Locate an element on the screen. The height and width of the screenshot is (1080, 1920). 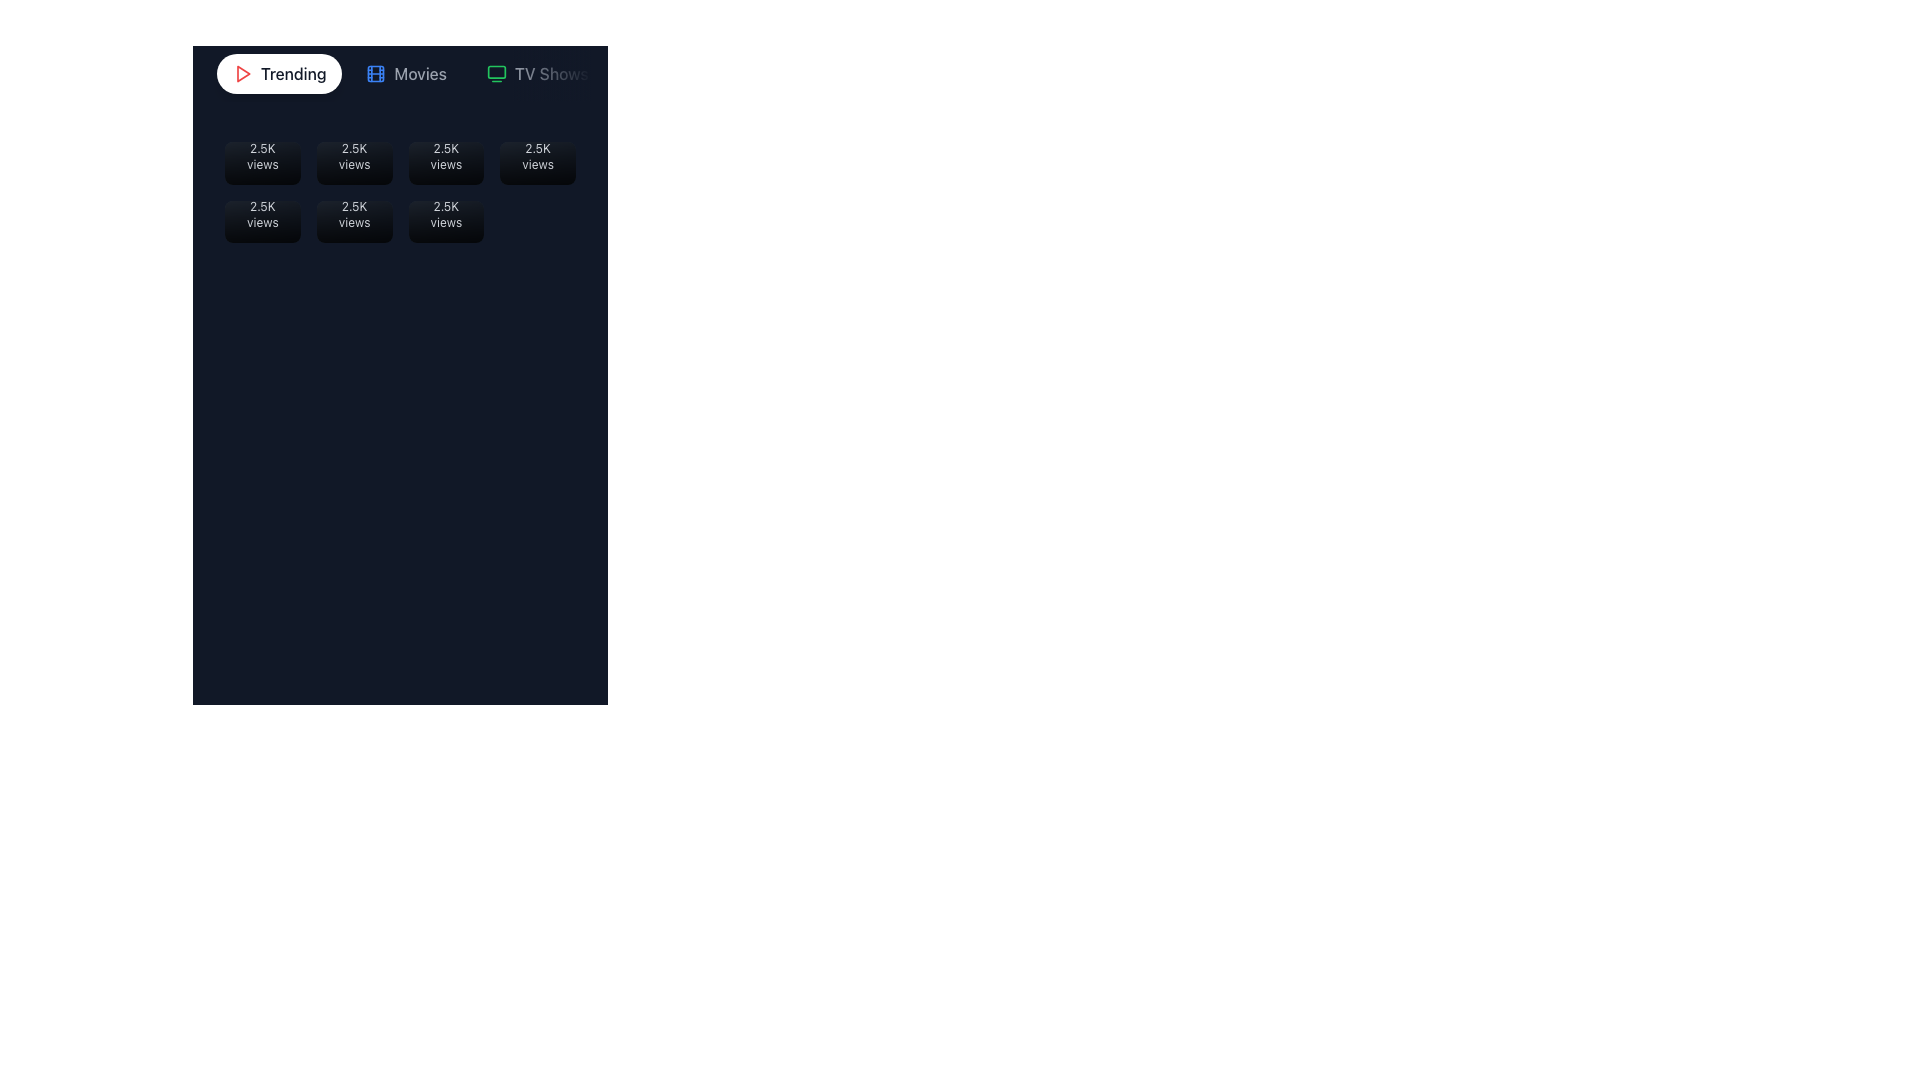
the decorative rectangle within the upper navigation section of the interface that symbolizes a specific category or feature, located next to the 'Trending' and 'TV Shows' icons is located at coordinates (376, 72).